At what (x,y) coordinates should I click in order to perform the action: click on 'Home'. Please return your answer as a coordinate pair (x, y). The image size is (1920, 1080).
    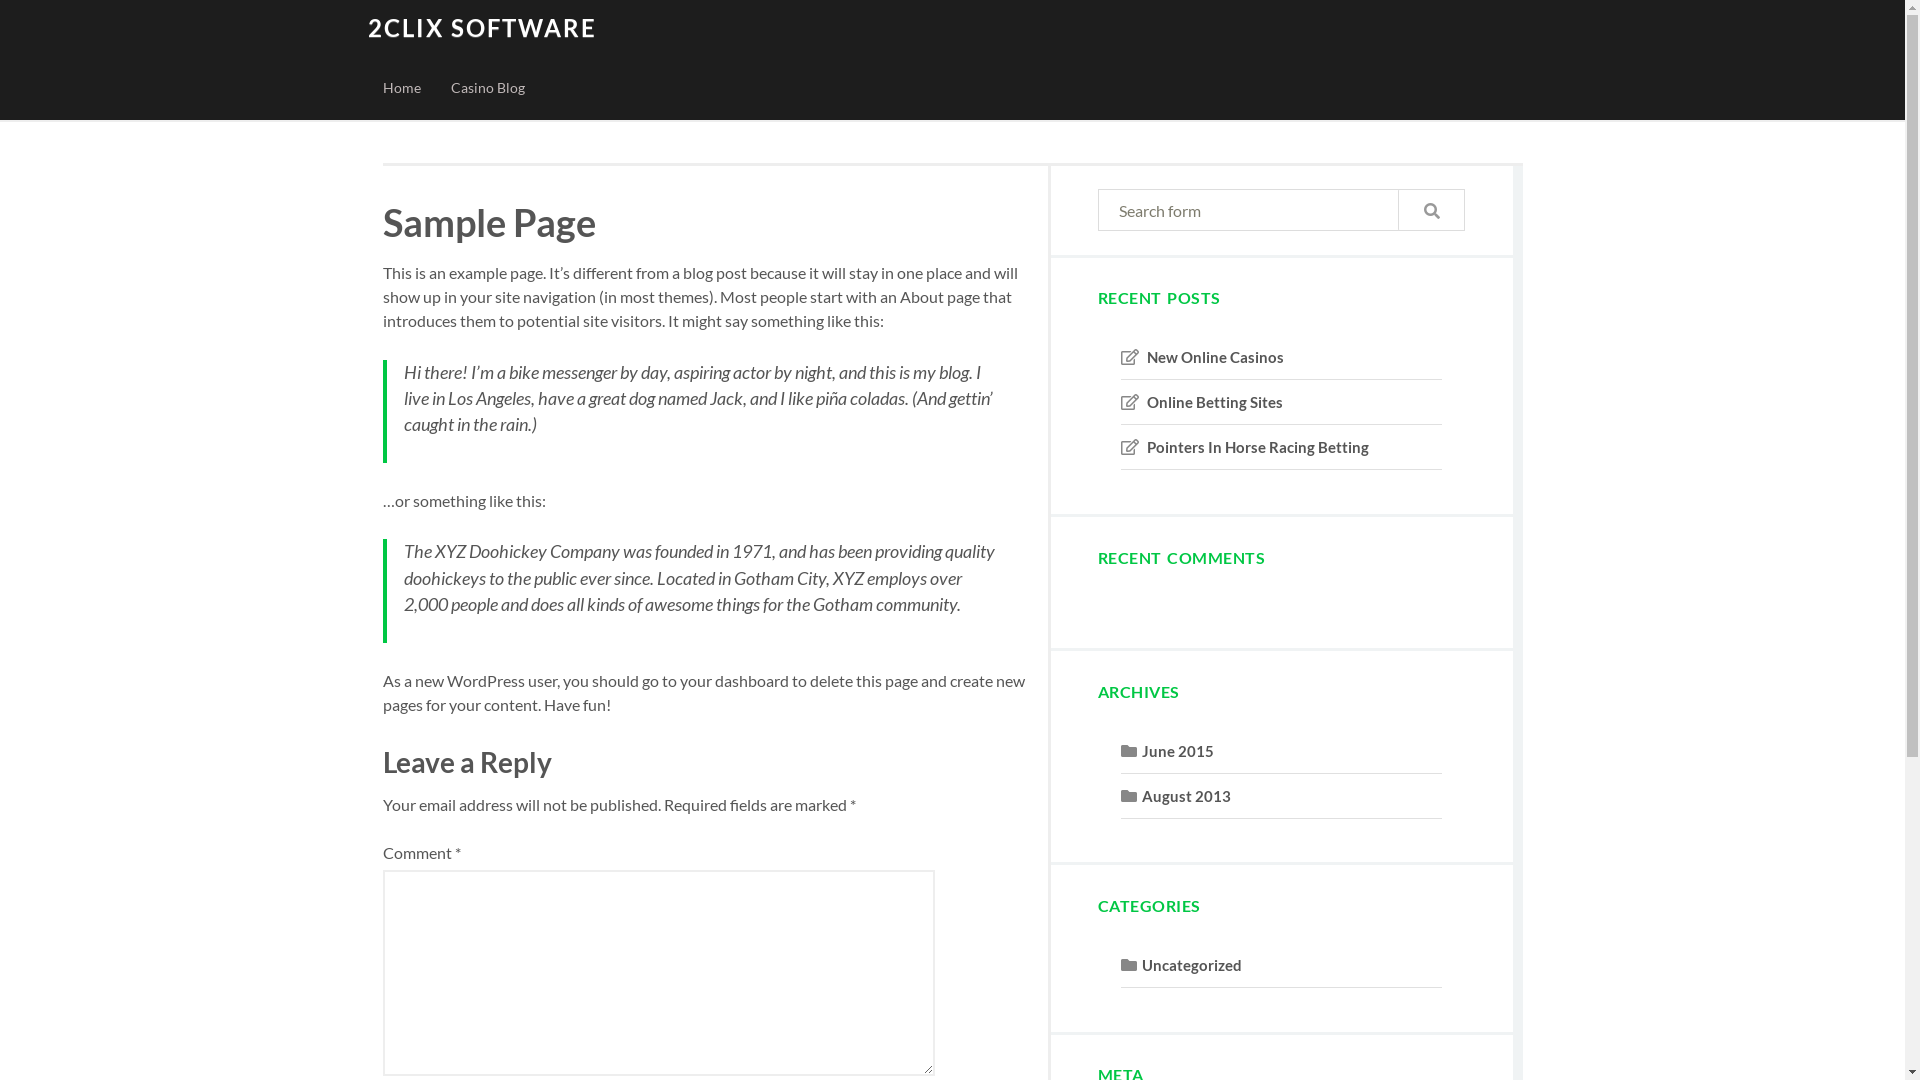
    Looking at the image, I should click on (401, 87).